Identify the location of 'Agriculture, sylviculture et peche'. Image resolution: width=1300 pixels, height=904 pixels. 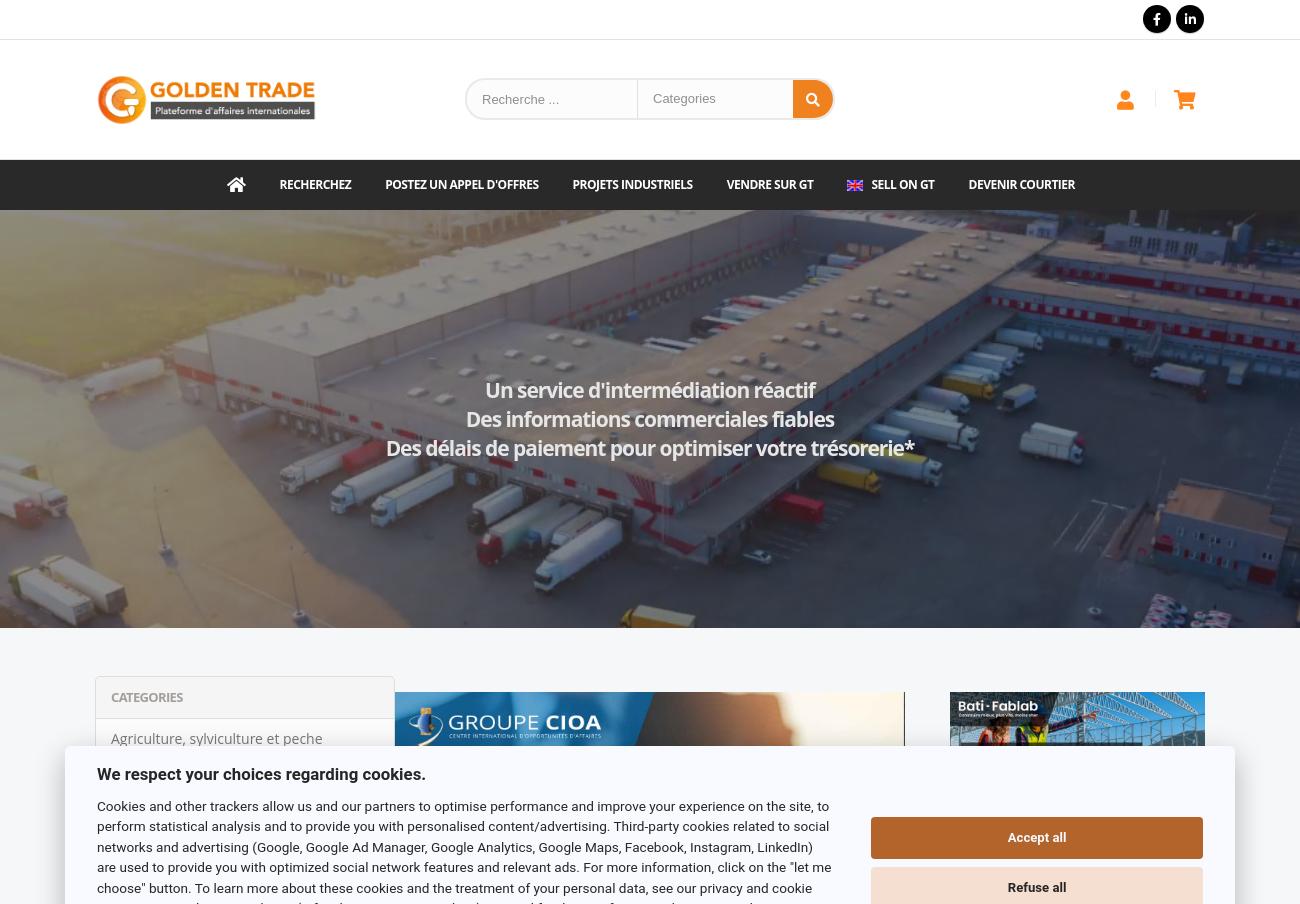
(216, 738).